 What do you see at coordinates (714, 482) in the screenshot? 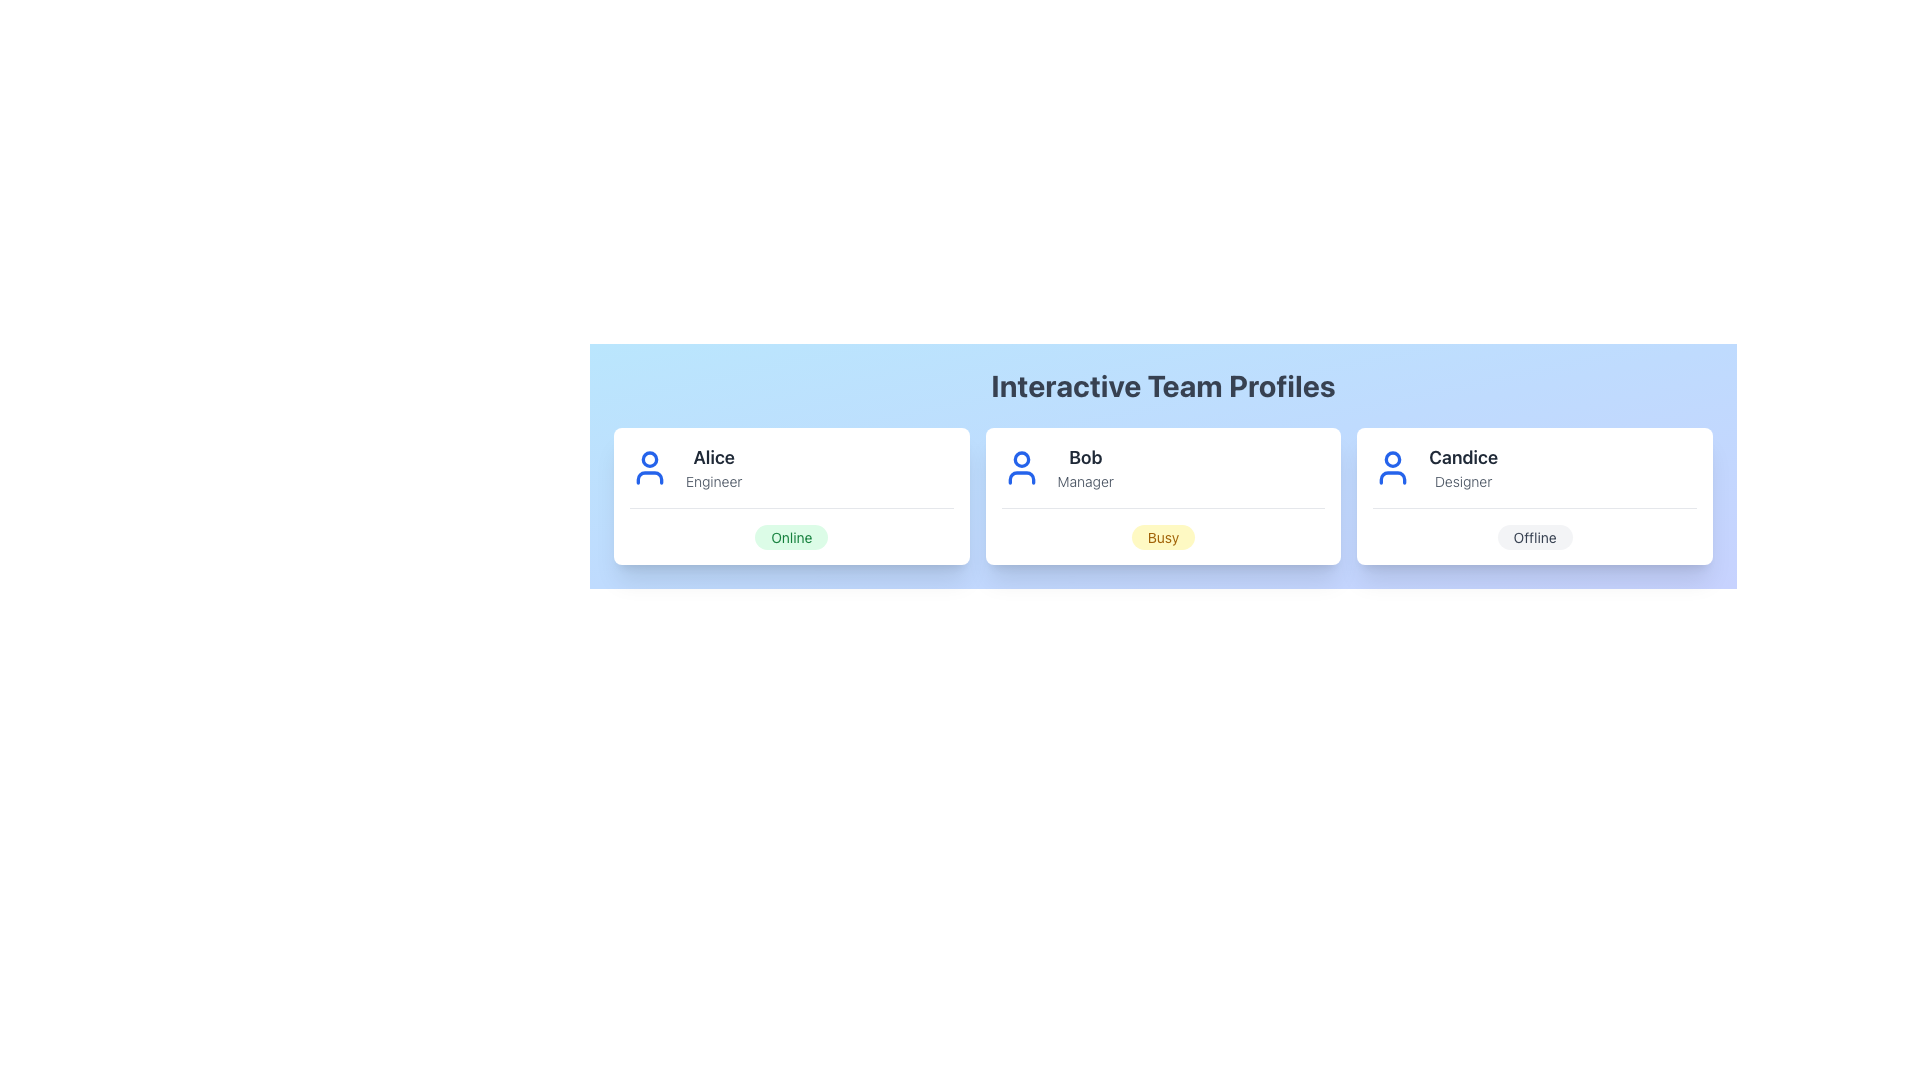
I see `the Text label indicating the role or occupation (Engineer) associated with the character 'Alice', located within the card-like component beneath the 'Alice' heading` at bounding box center [714, 482].